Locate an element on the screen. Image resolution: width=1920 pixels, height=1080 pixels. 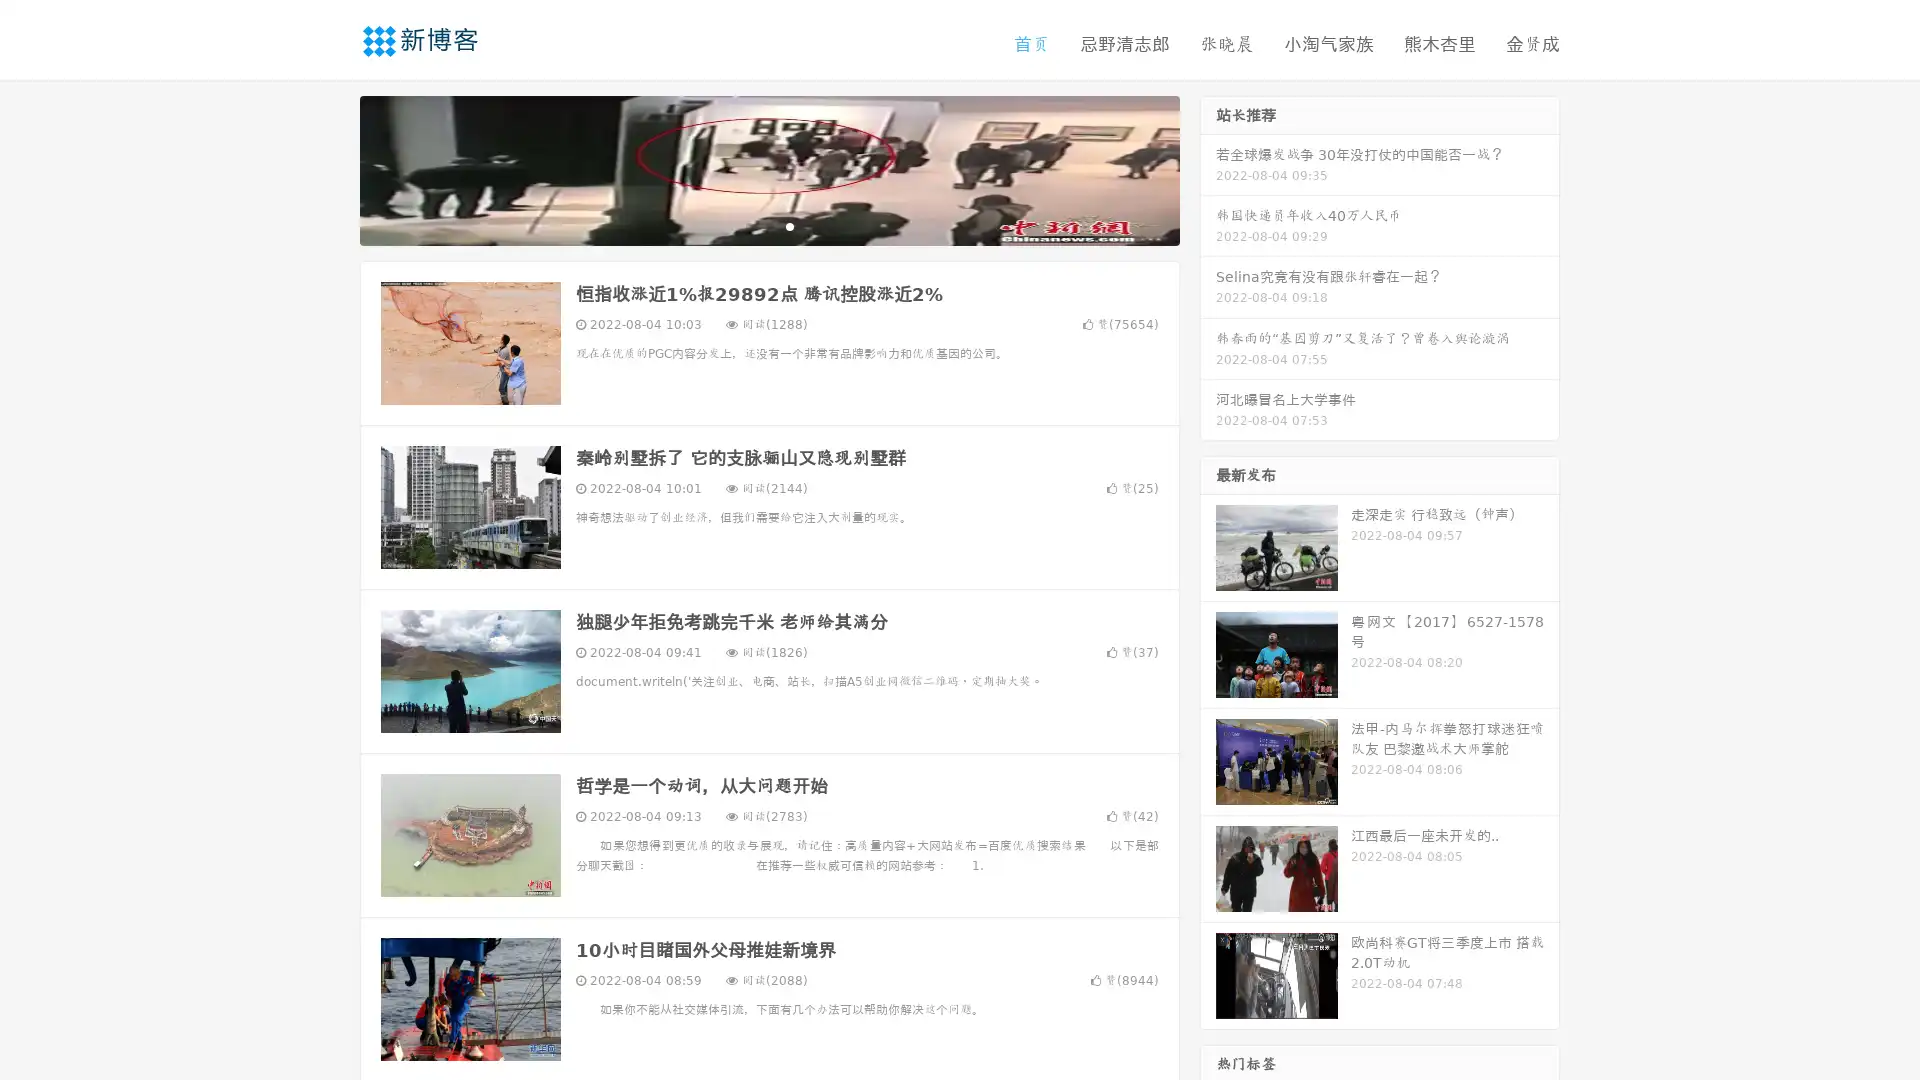
Go to slide 2 is located at coordinates (768, 225).